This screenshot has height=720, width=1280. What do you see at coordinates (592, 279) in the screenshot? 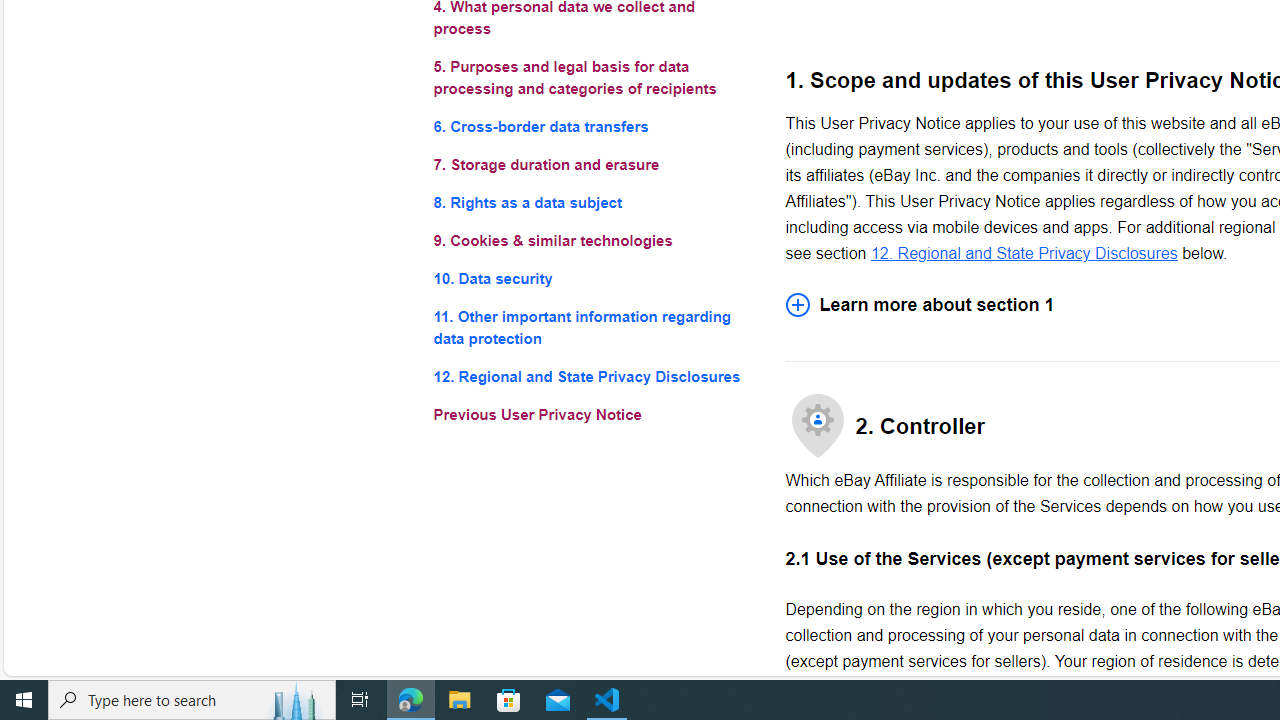
I see `'10. Data security'` at bounding box center [592, 279].